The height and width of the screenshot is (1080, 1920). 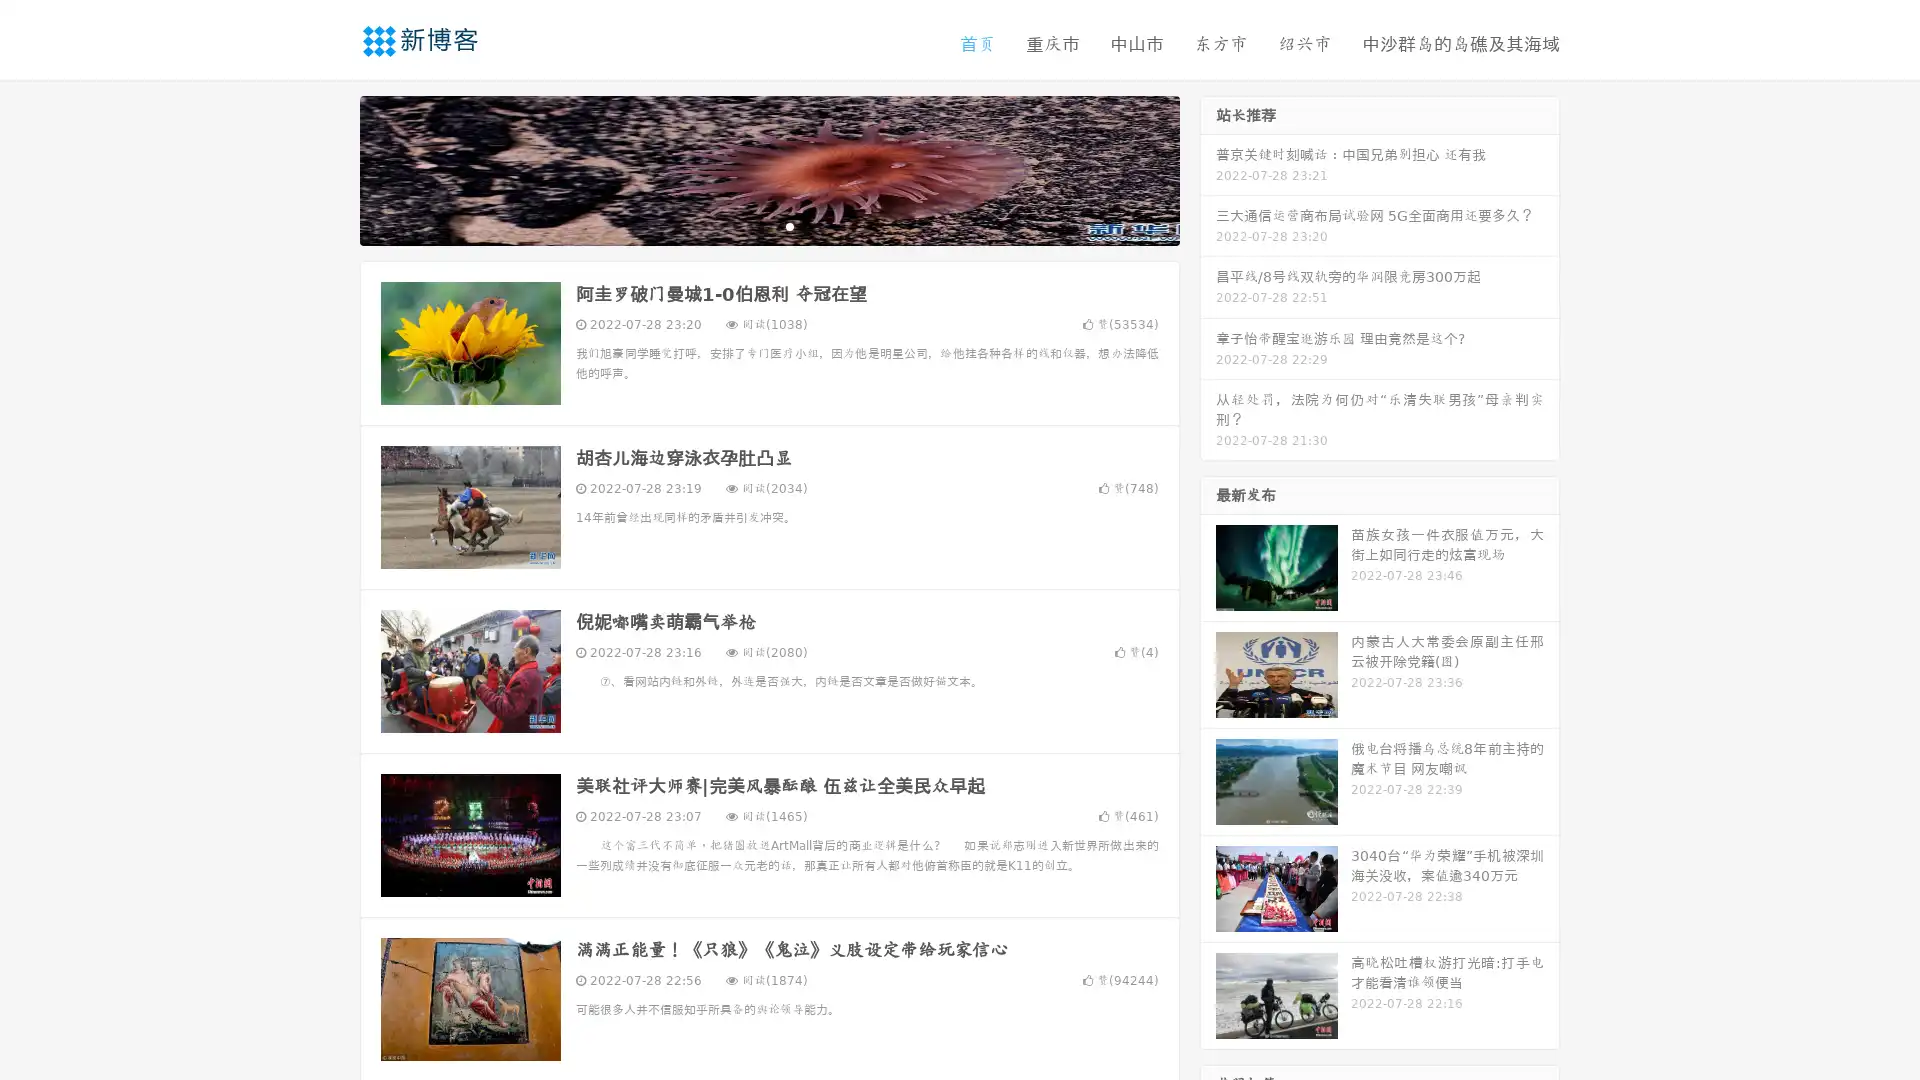 What do you see at coordinates (748, 225) in the screenshot?
I see `Go to slide 1` at bounding box center [748, 225].